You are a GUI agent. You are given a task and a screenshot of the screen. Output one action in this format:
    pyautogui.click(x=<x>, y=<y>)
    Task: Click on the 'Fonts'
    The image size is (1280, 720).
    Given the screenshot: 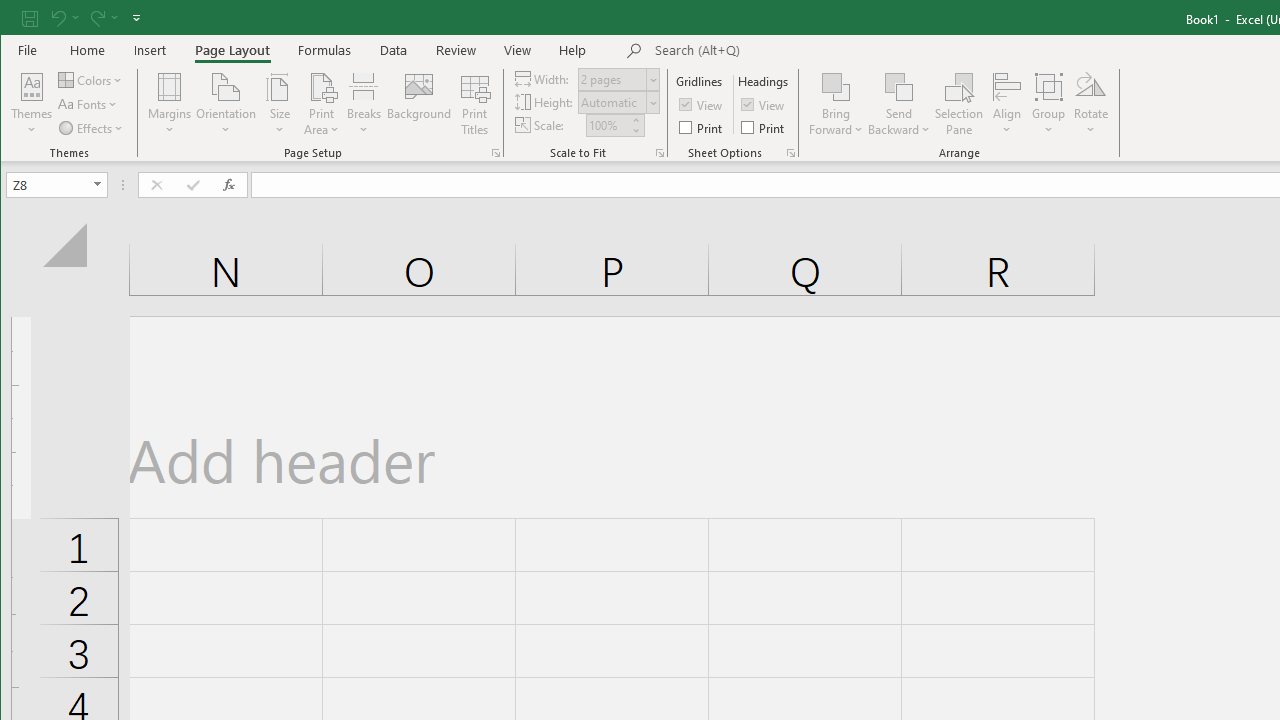 What is the action you would take?
    pyautogui.click(x=88, y=104)
    